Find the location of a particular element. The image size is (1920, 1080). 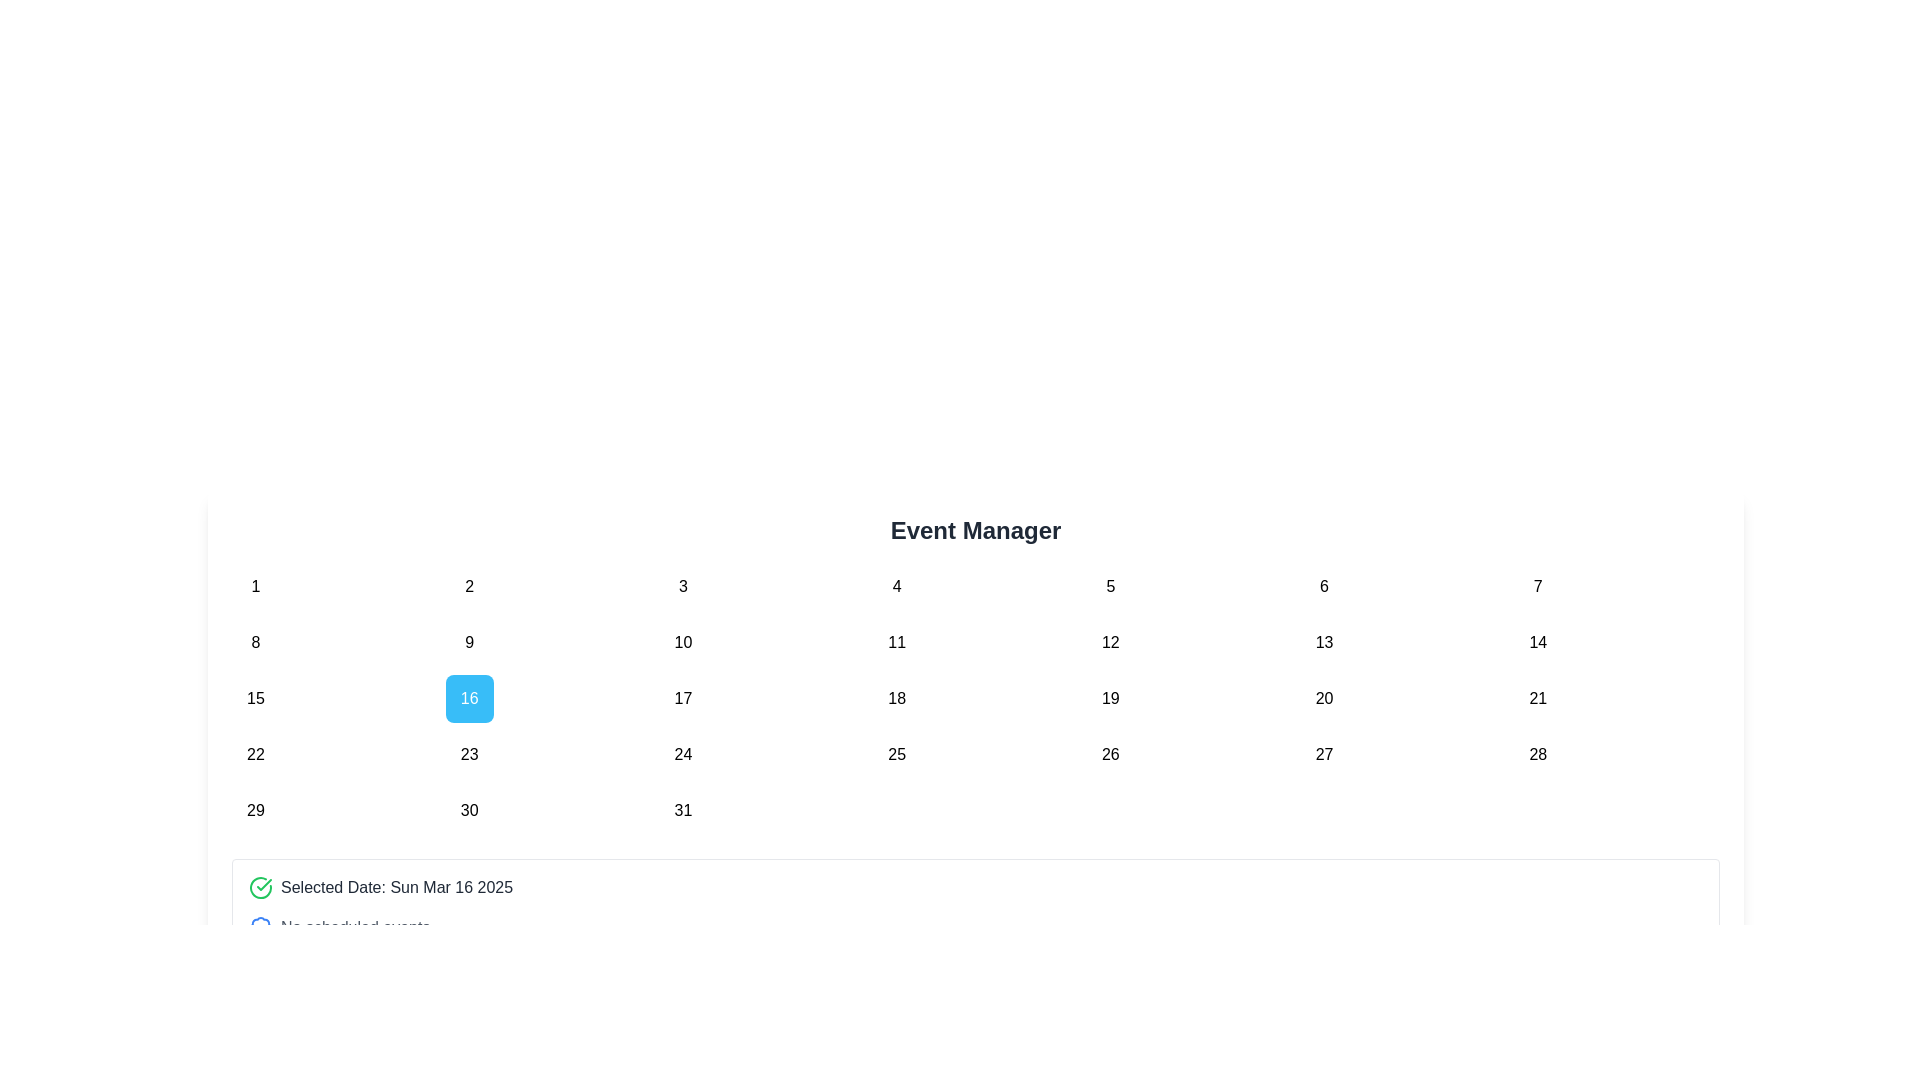

the blue square button with rounded corners displaying the number '16' is located at coordinates (468, 697).